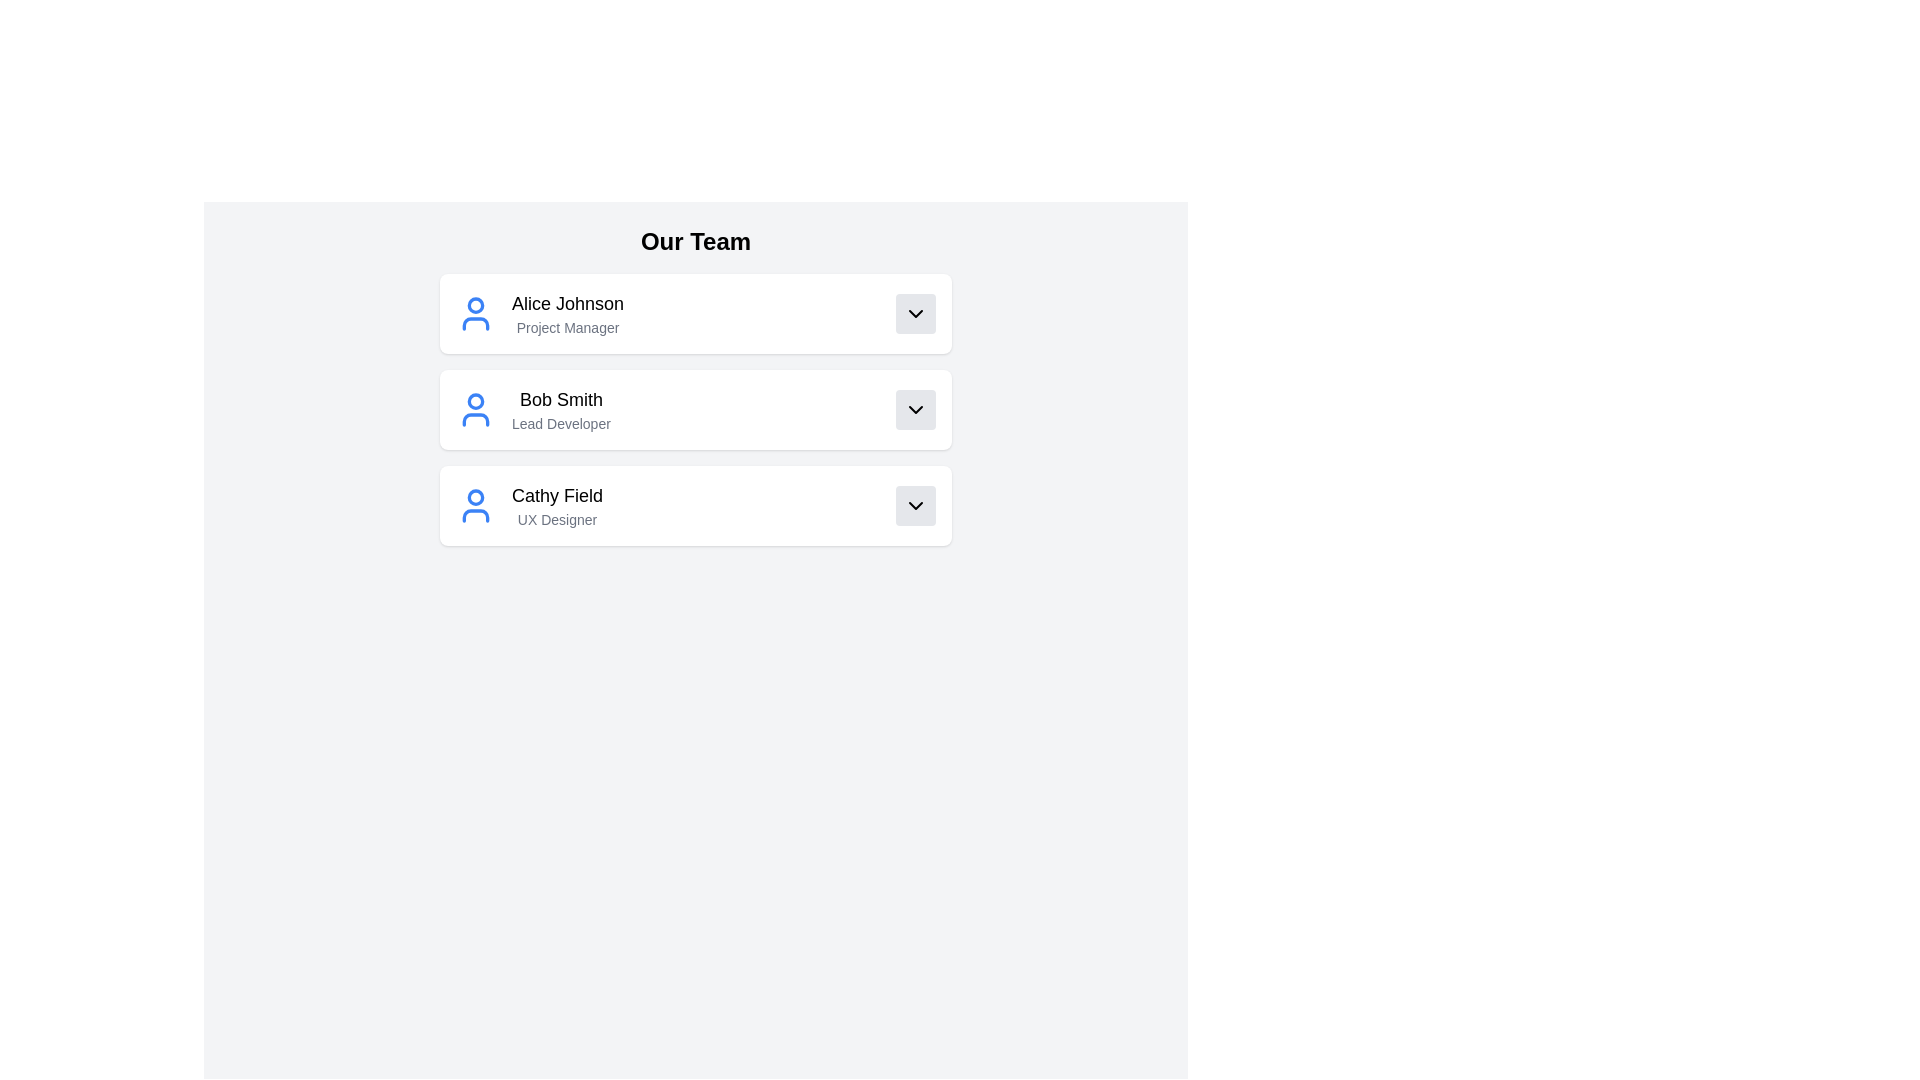 The image size is (1920, 1080). I want to click on the icon at the right end of the team member card for 'Alice Johnson', so click(915, 313).